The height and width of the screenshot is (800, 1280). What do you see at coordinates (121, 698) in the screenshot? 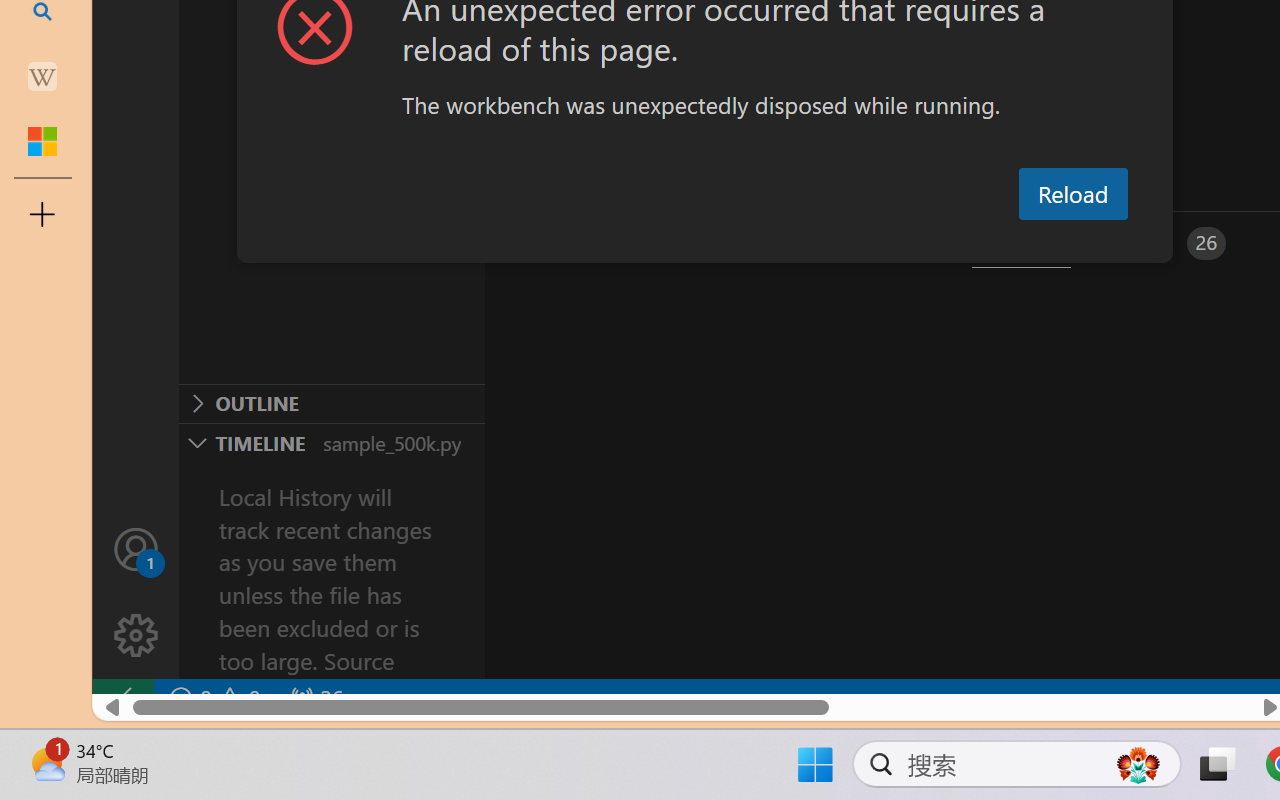
I see `'remote'` at bounding box center [121, 698].